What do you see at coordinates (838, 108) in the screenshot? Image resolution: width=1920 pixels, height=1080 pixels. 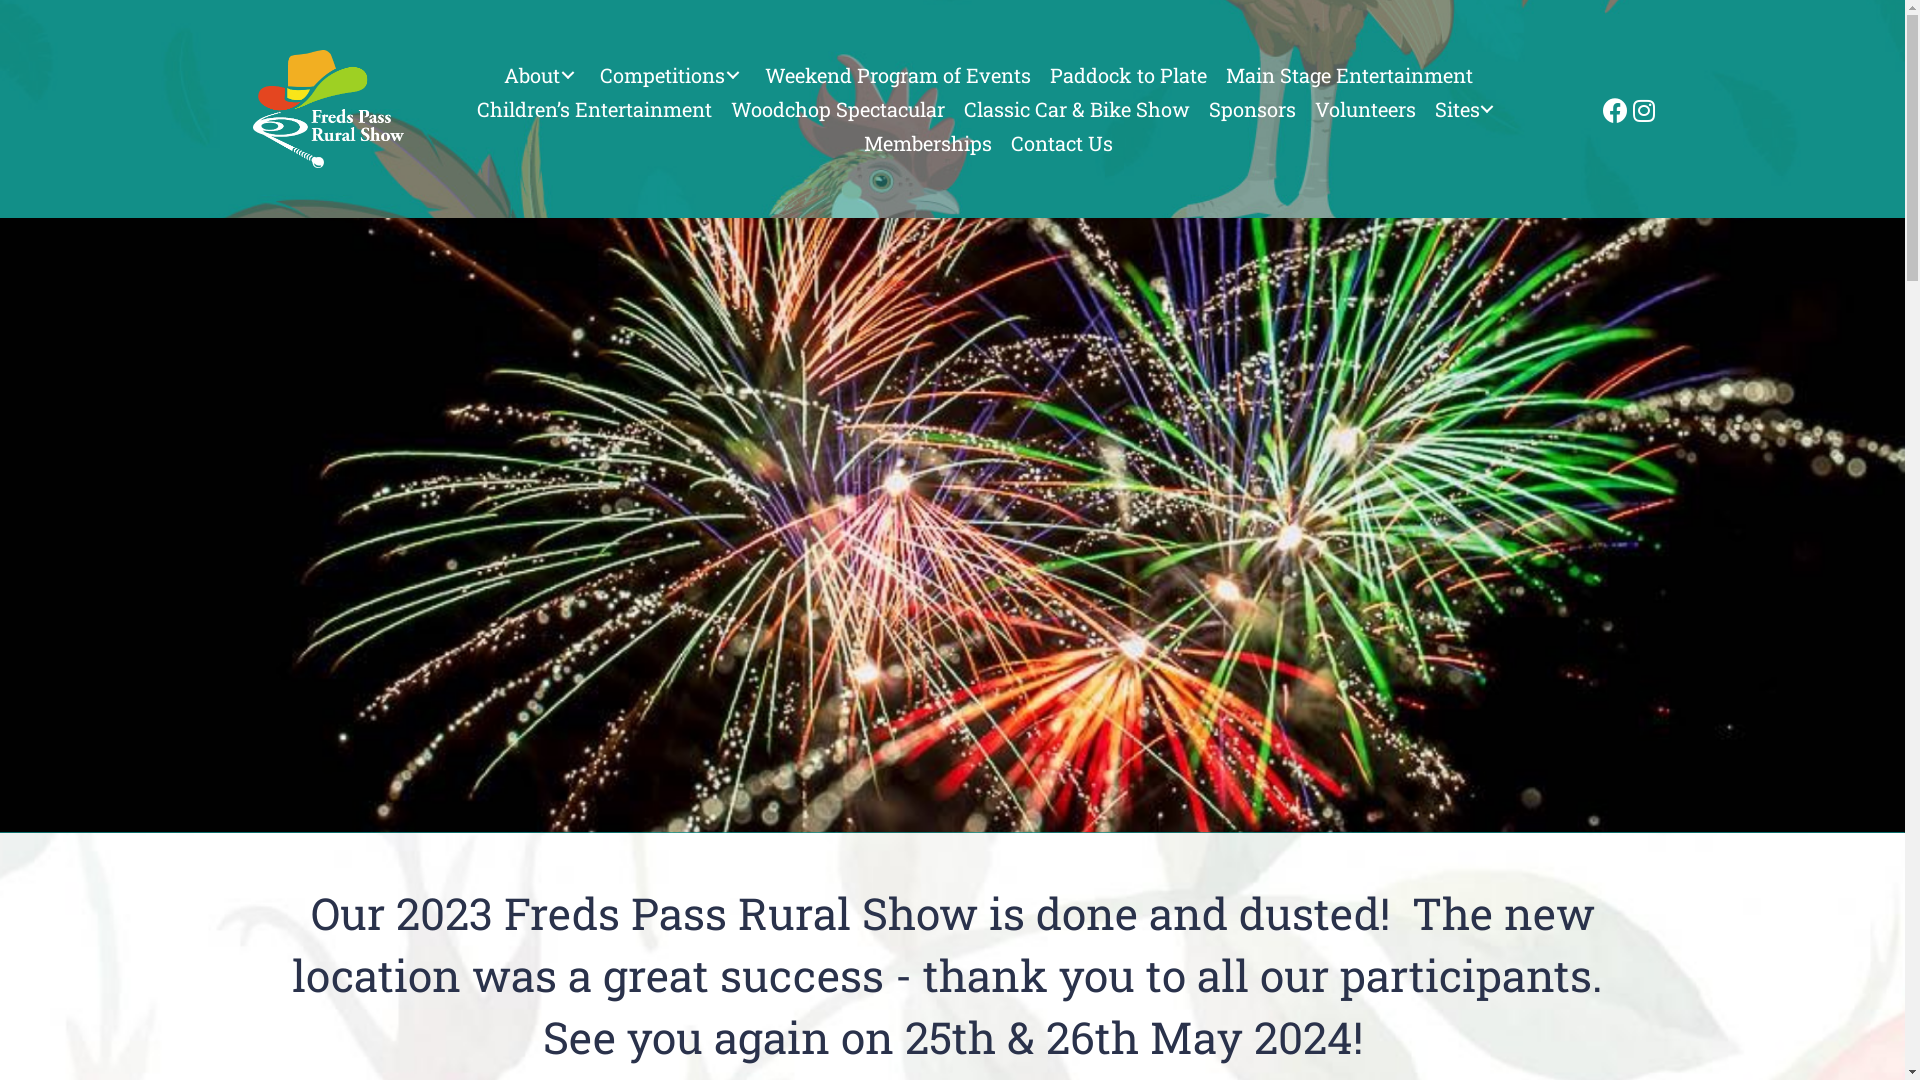 I see `'Woodchop Spectacular'` at bounding box center [838, 108].